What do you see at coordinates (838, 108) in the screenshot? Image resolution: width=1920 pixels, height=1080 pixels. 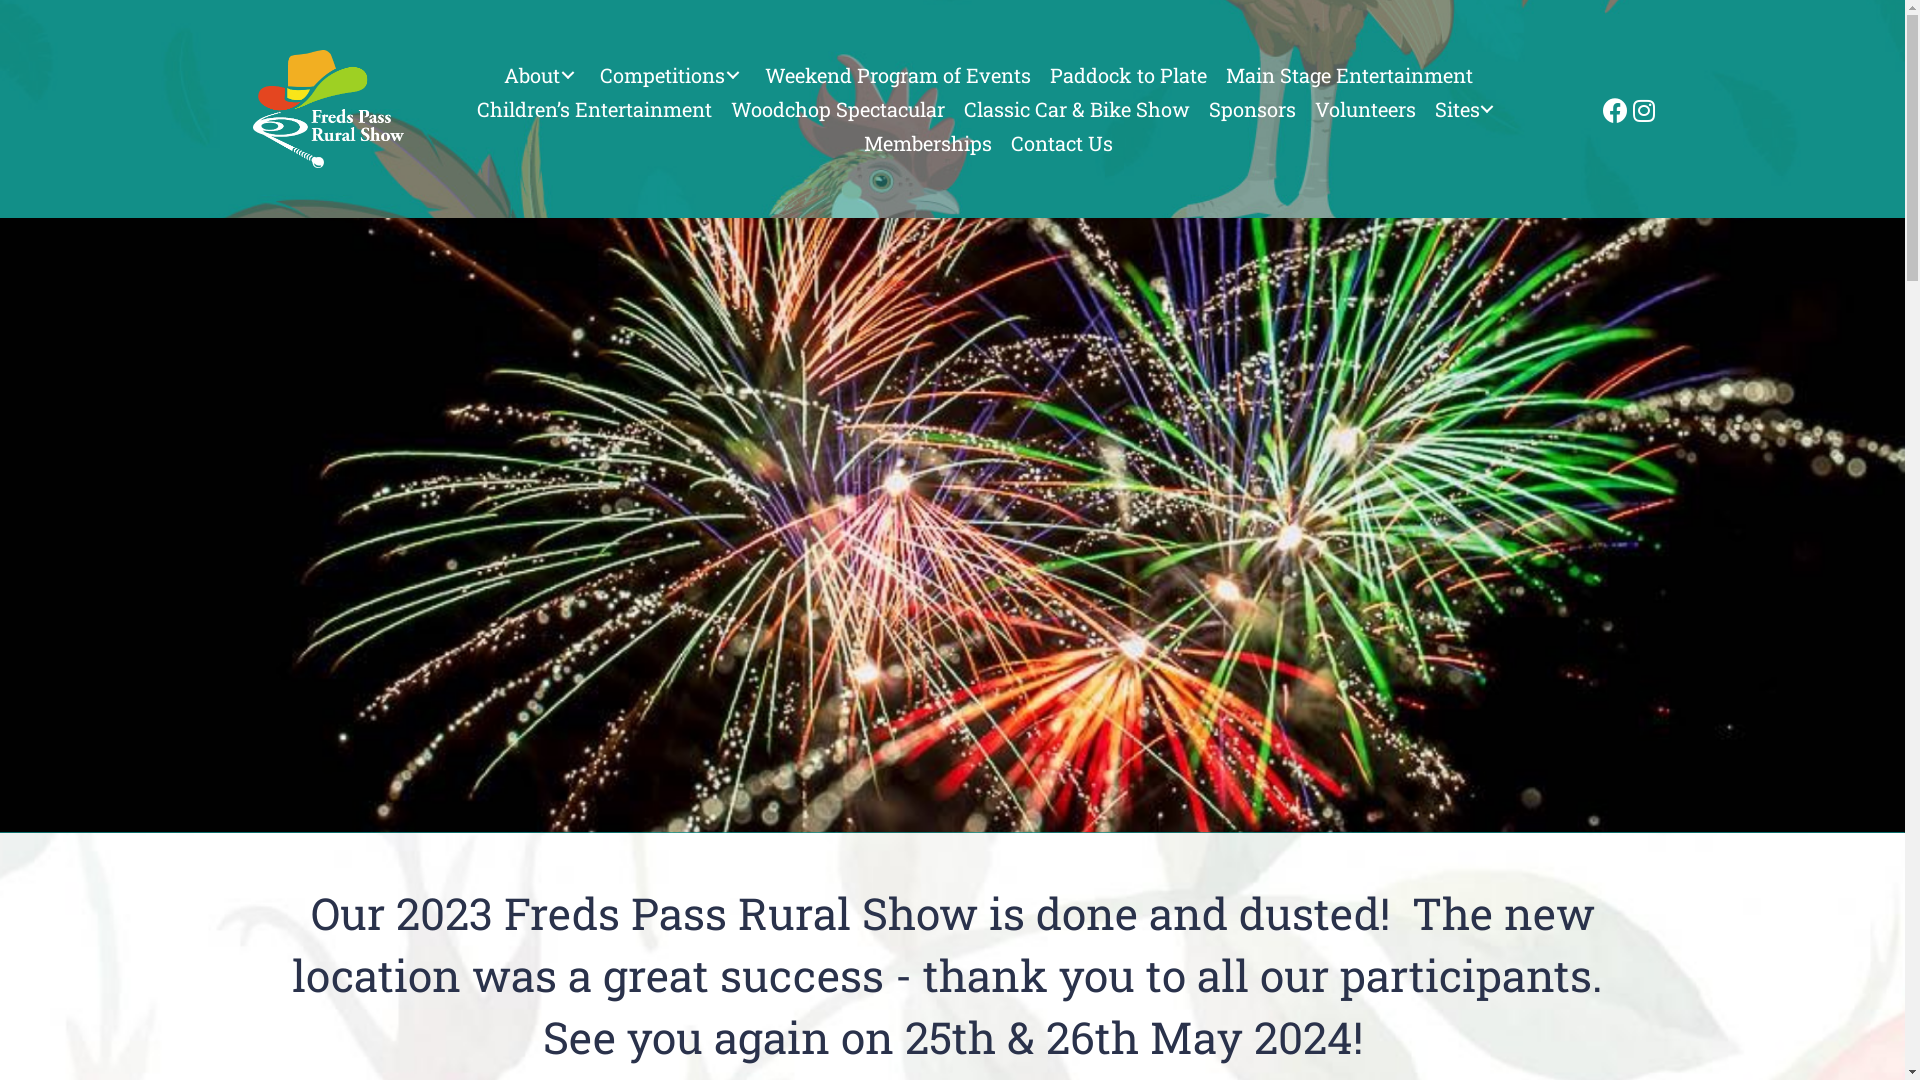 I see `'Woodchop Spectacular'` at bounding box center [838, 108].